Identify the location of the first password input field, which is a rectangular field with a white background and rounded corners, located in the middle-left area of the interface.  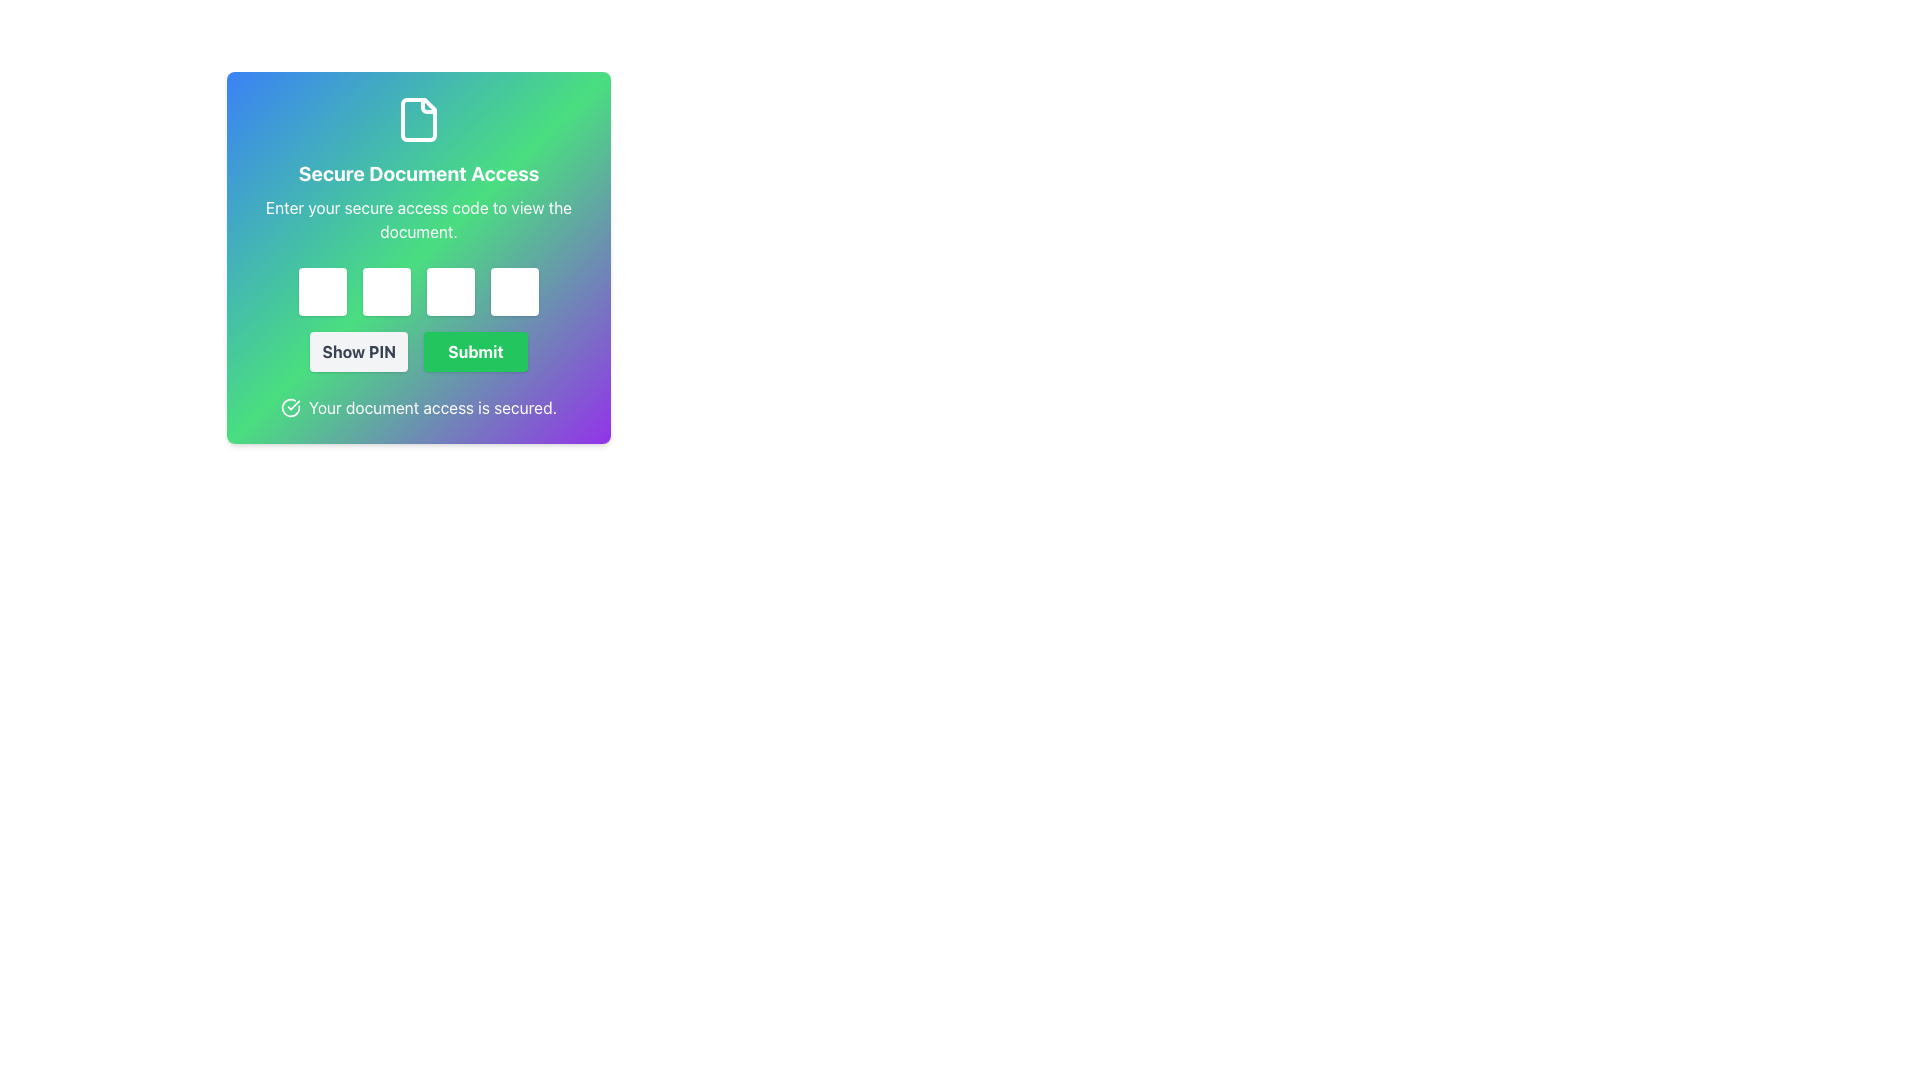
(322, 292).